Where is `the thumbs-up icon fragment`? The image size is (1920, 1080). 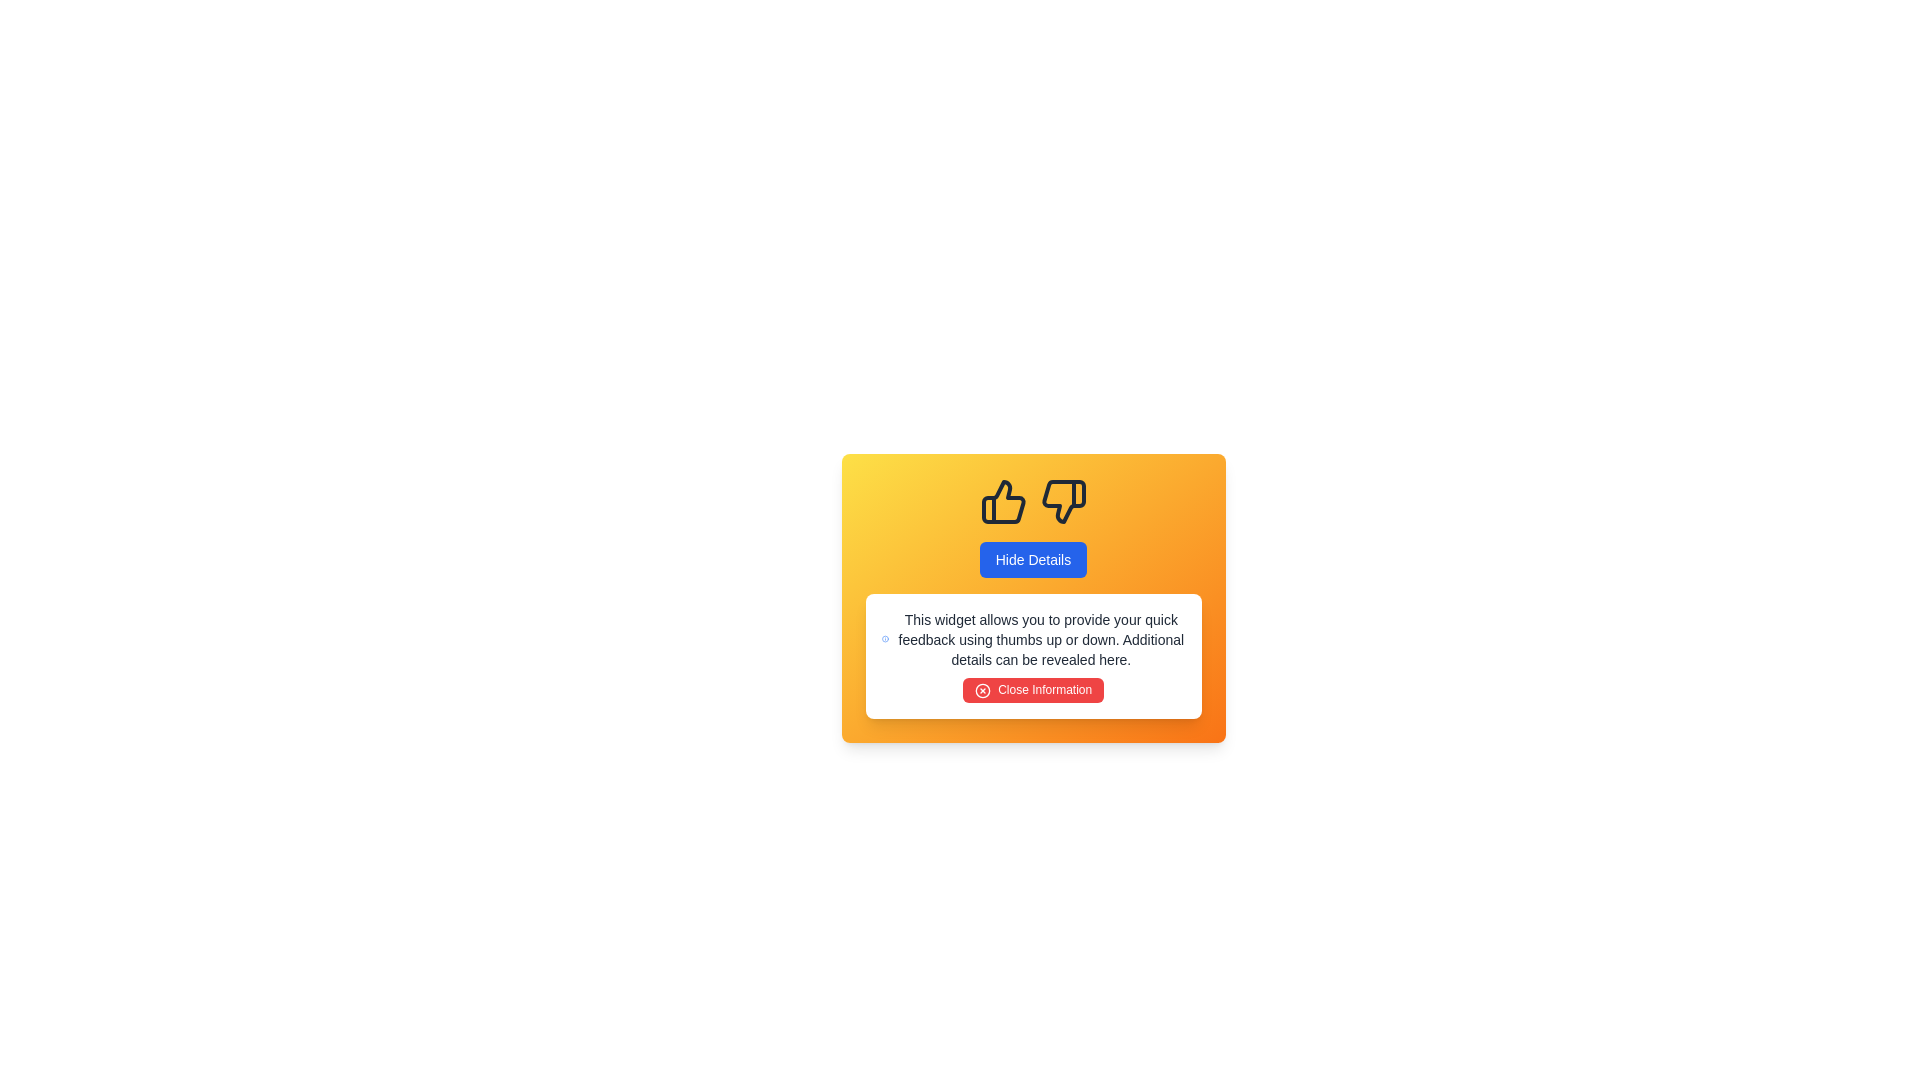
the thumbs-up icon fragment is located at coordinates (1003, 500).